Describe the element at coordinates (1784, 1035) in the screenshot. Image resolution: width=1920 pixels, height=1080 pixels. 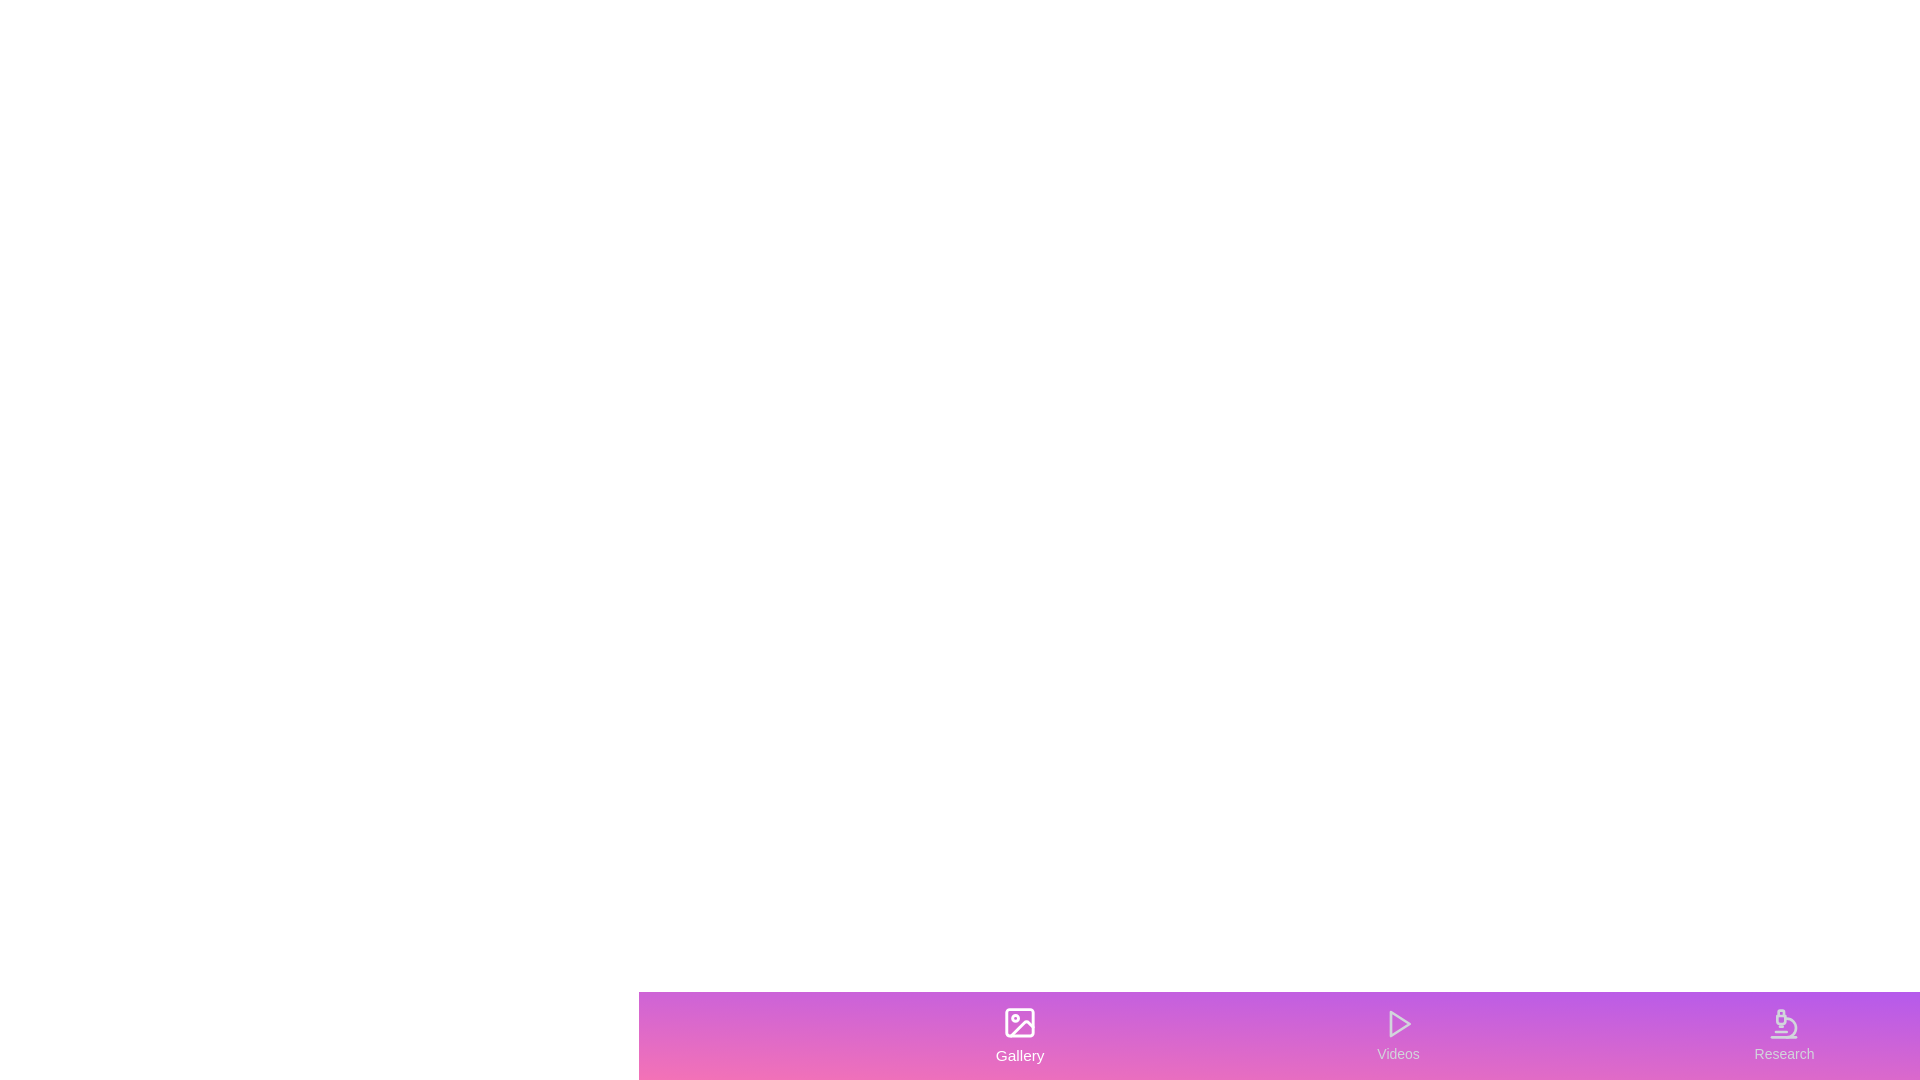
I see `the icon in the Research tab` at that location.